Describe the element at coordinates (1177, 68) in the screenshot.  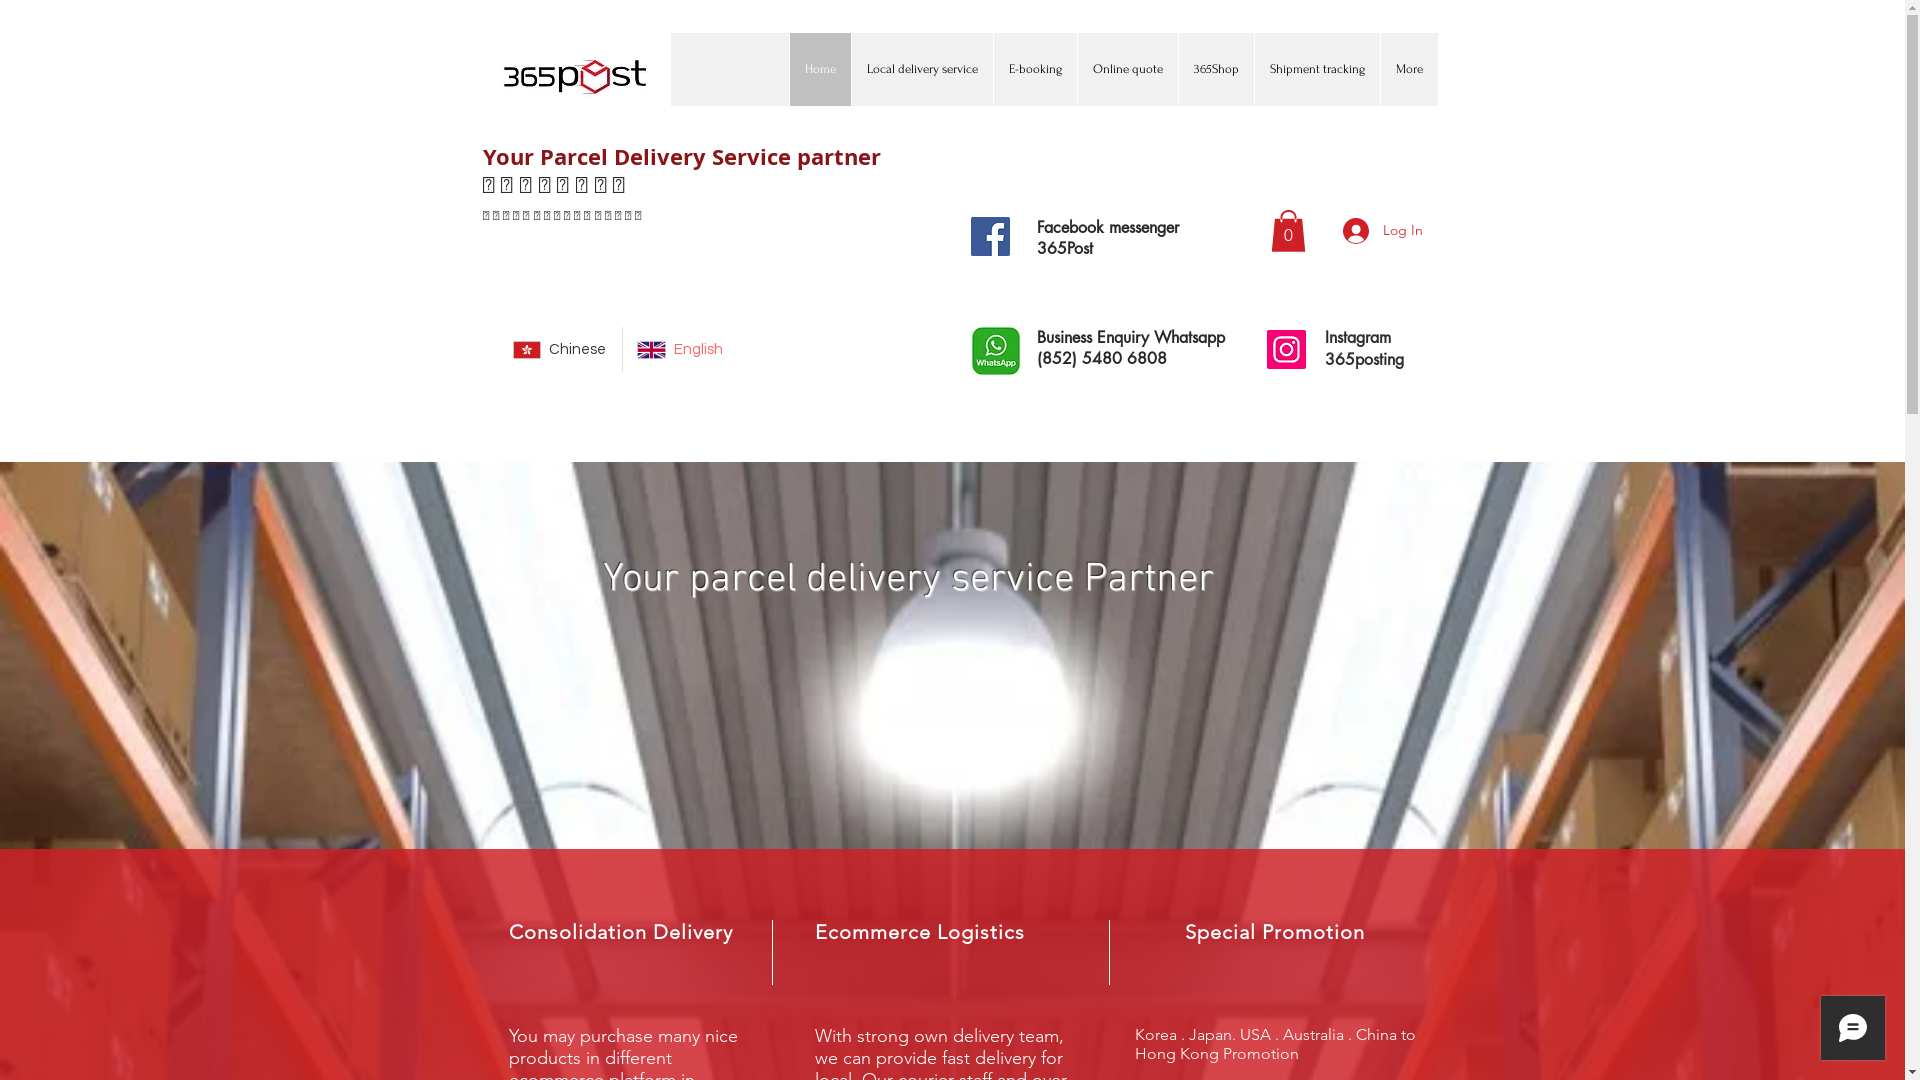
I see `'365Shop'` at that location.